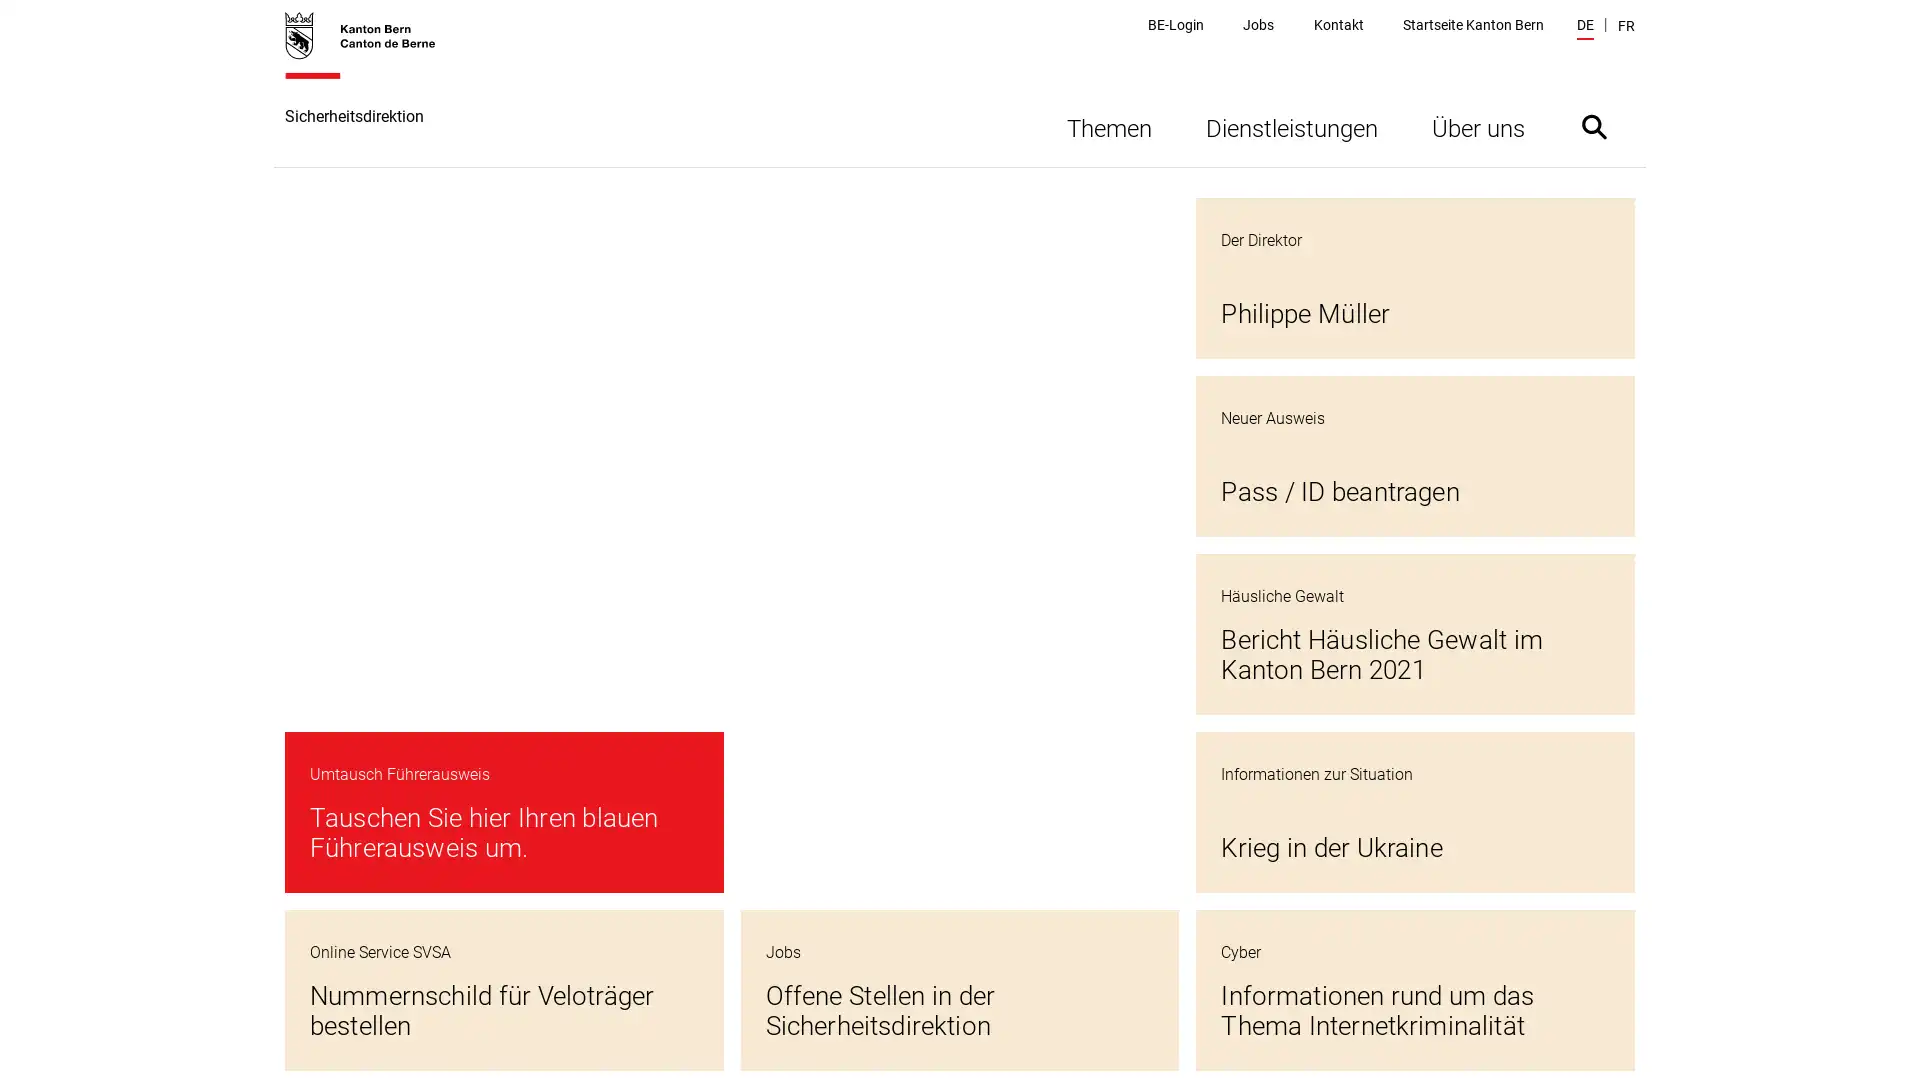 Image resolution: width=1920 pixels, height=1080 pixels. Describe the element at coordinates (1592, 128) in the screenshot. I see `Suche ein- oder ausblenden` at that location.